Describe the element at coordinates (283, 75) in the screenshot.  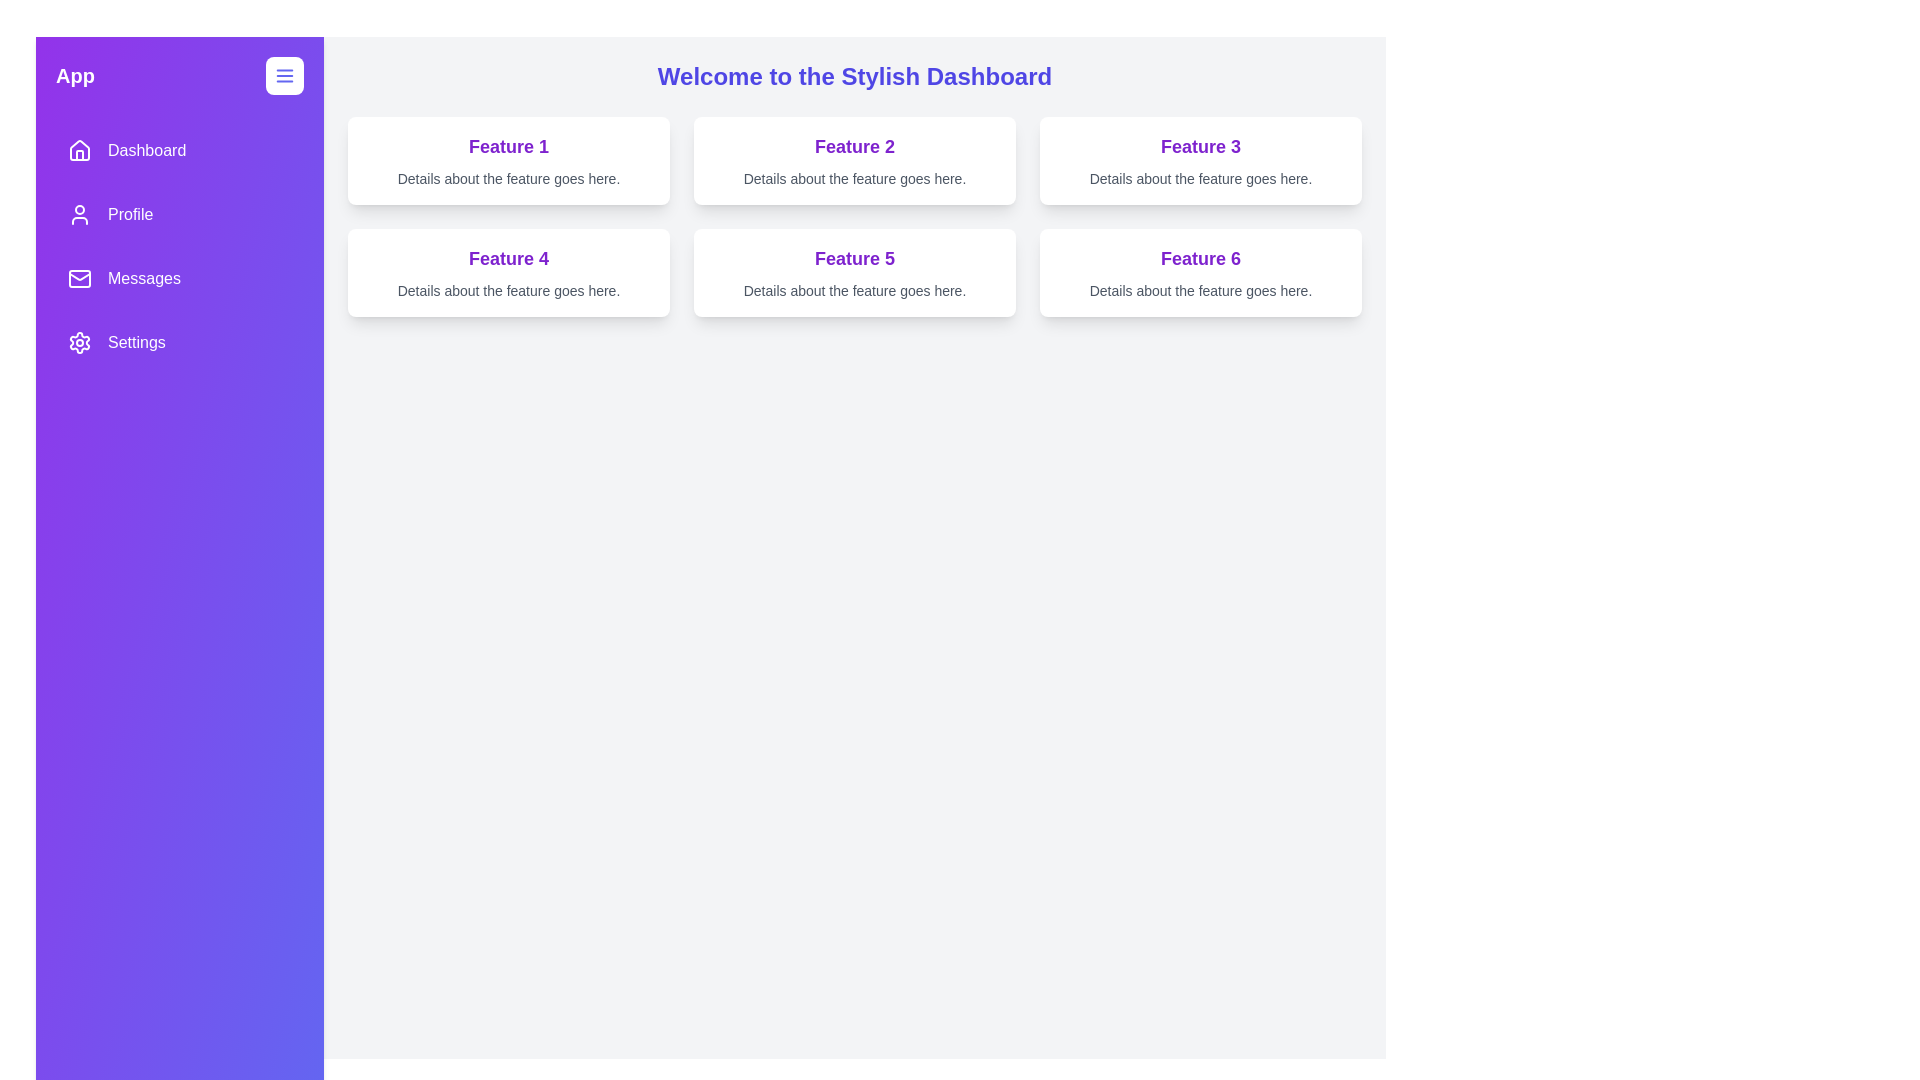
I see `the hamburger menu icon button located in the collapsible left navigation bar at the top-right corner` at that location.